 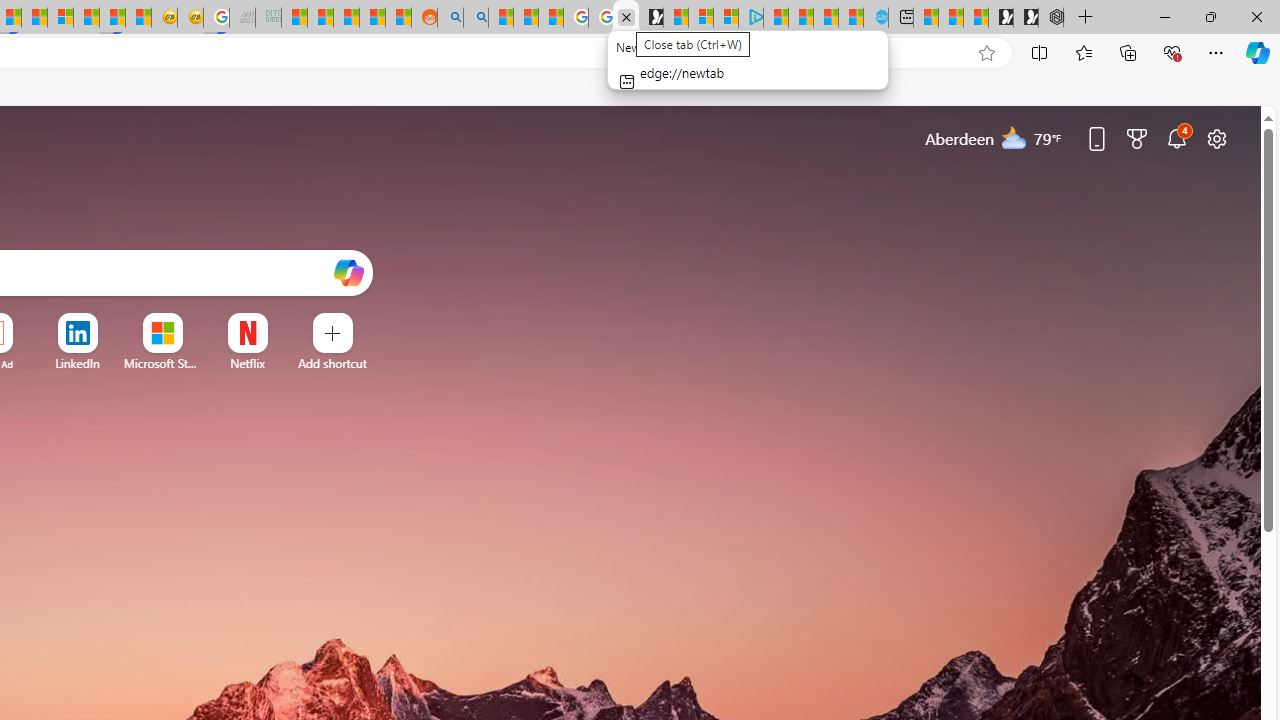 I want to click on 'Open Copilot', so click(x=348, y=273).